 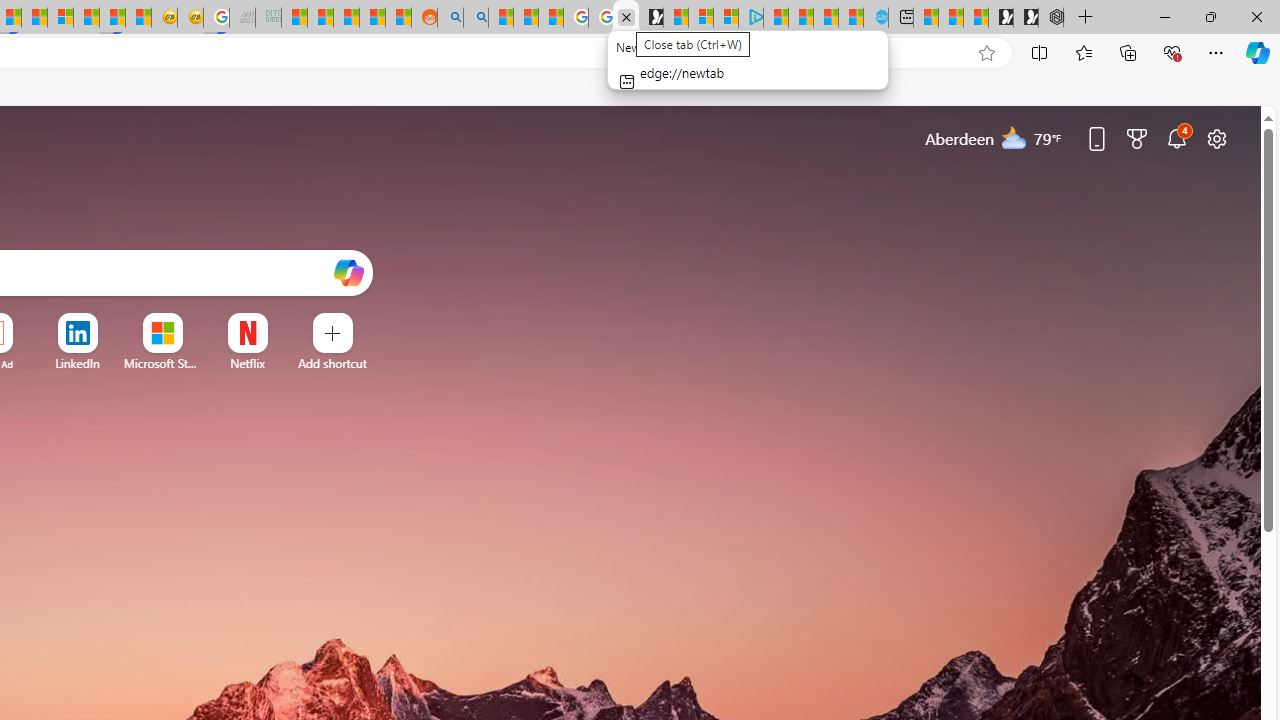 I want to click on 'Open Copilot', so click(x=348, y=273).